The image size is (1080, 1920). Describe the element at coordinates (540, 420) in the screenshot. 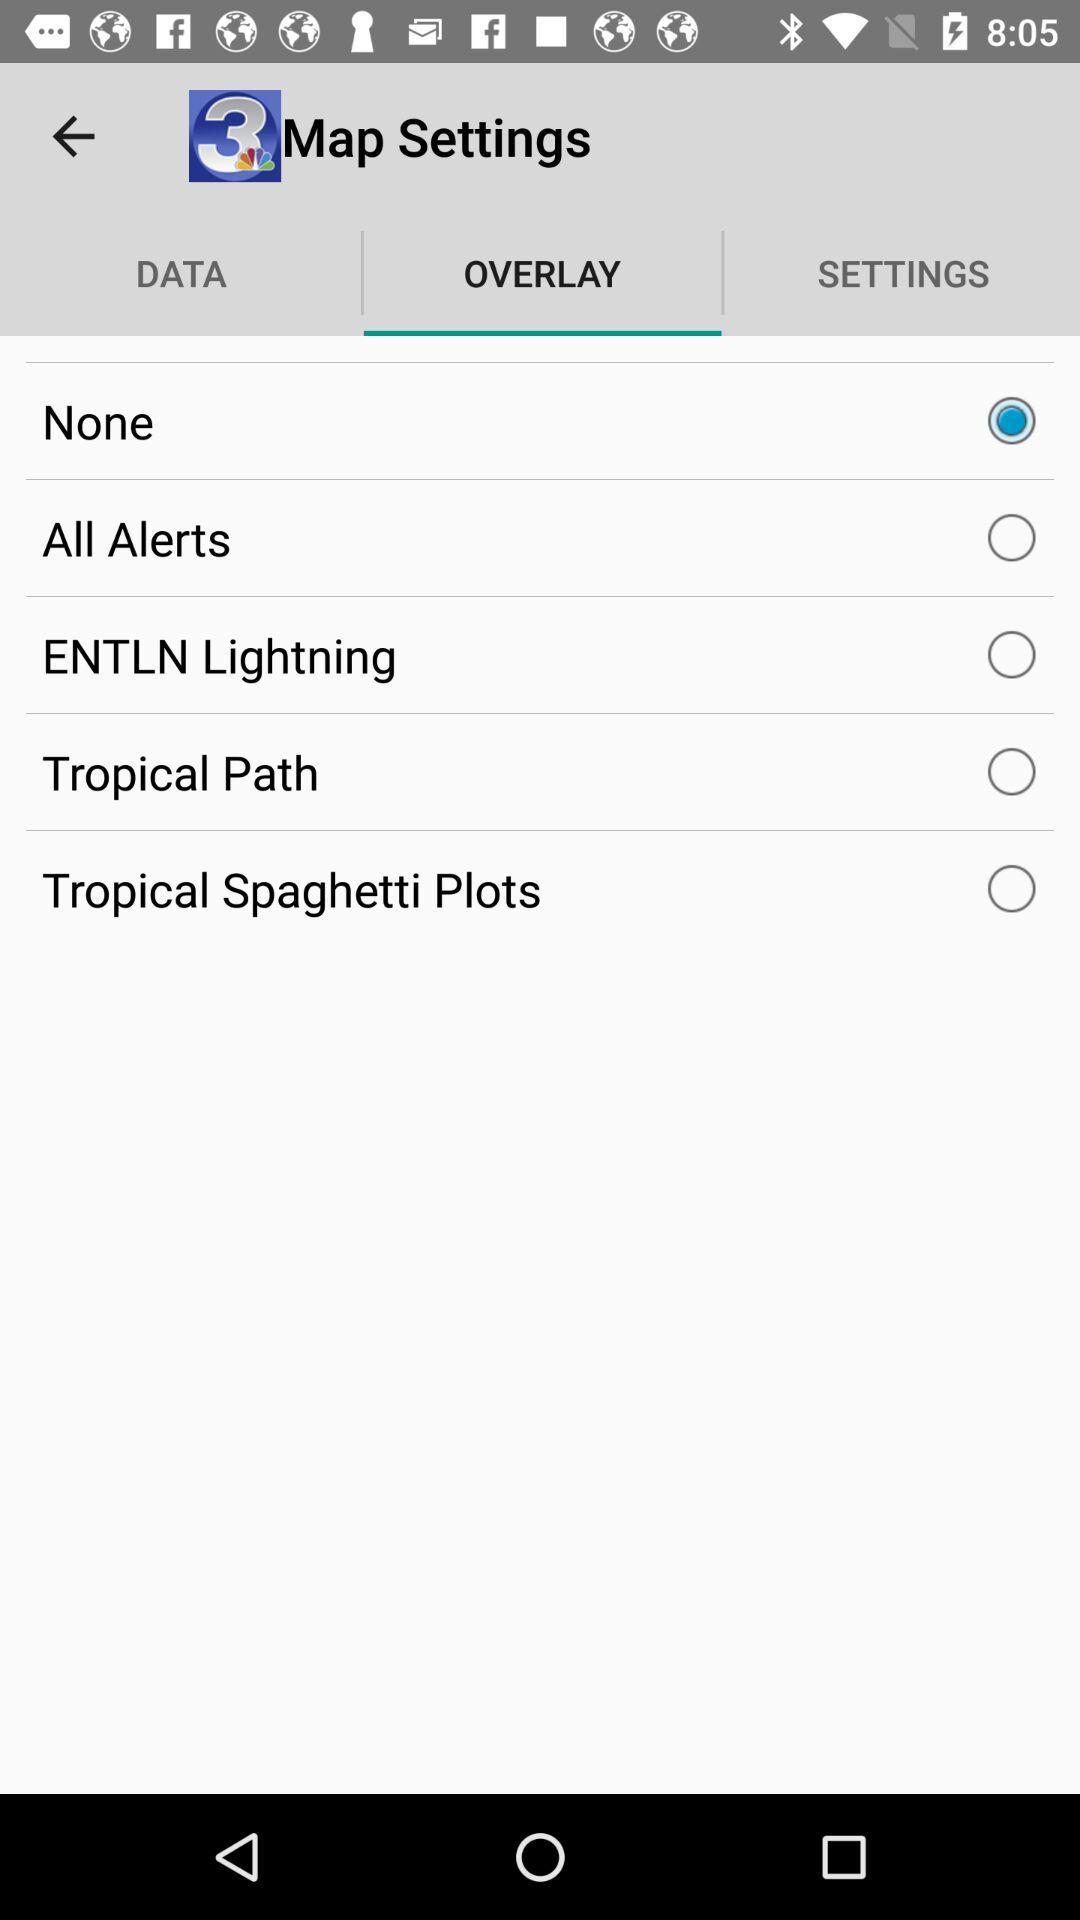

I see `none icon` at that location.